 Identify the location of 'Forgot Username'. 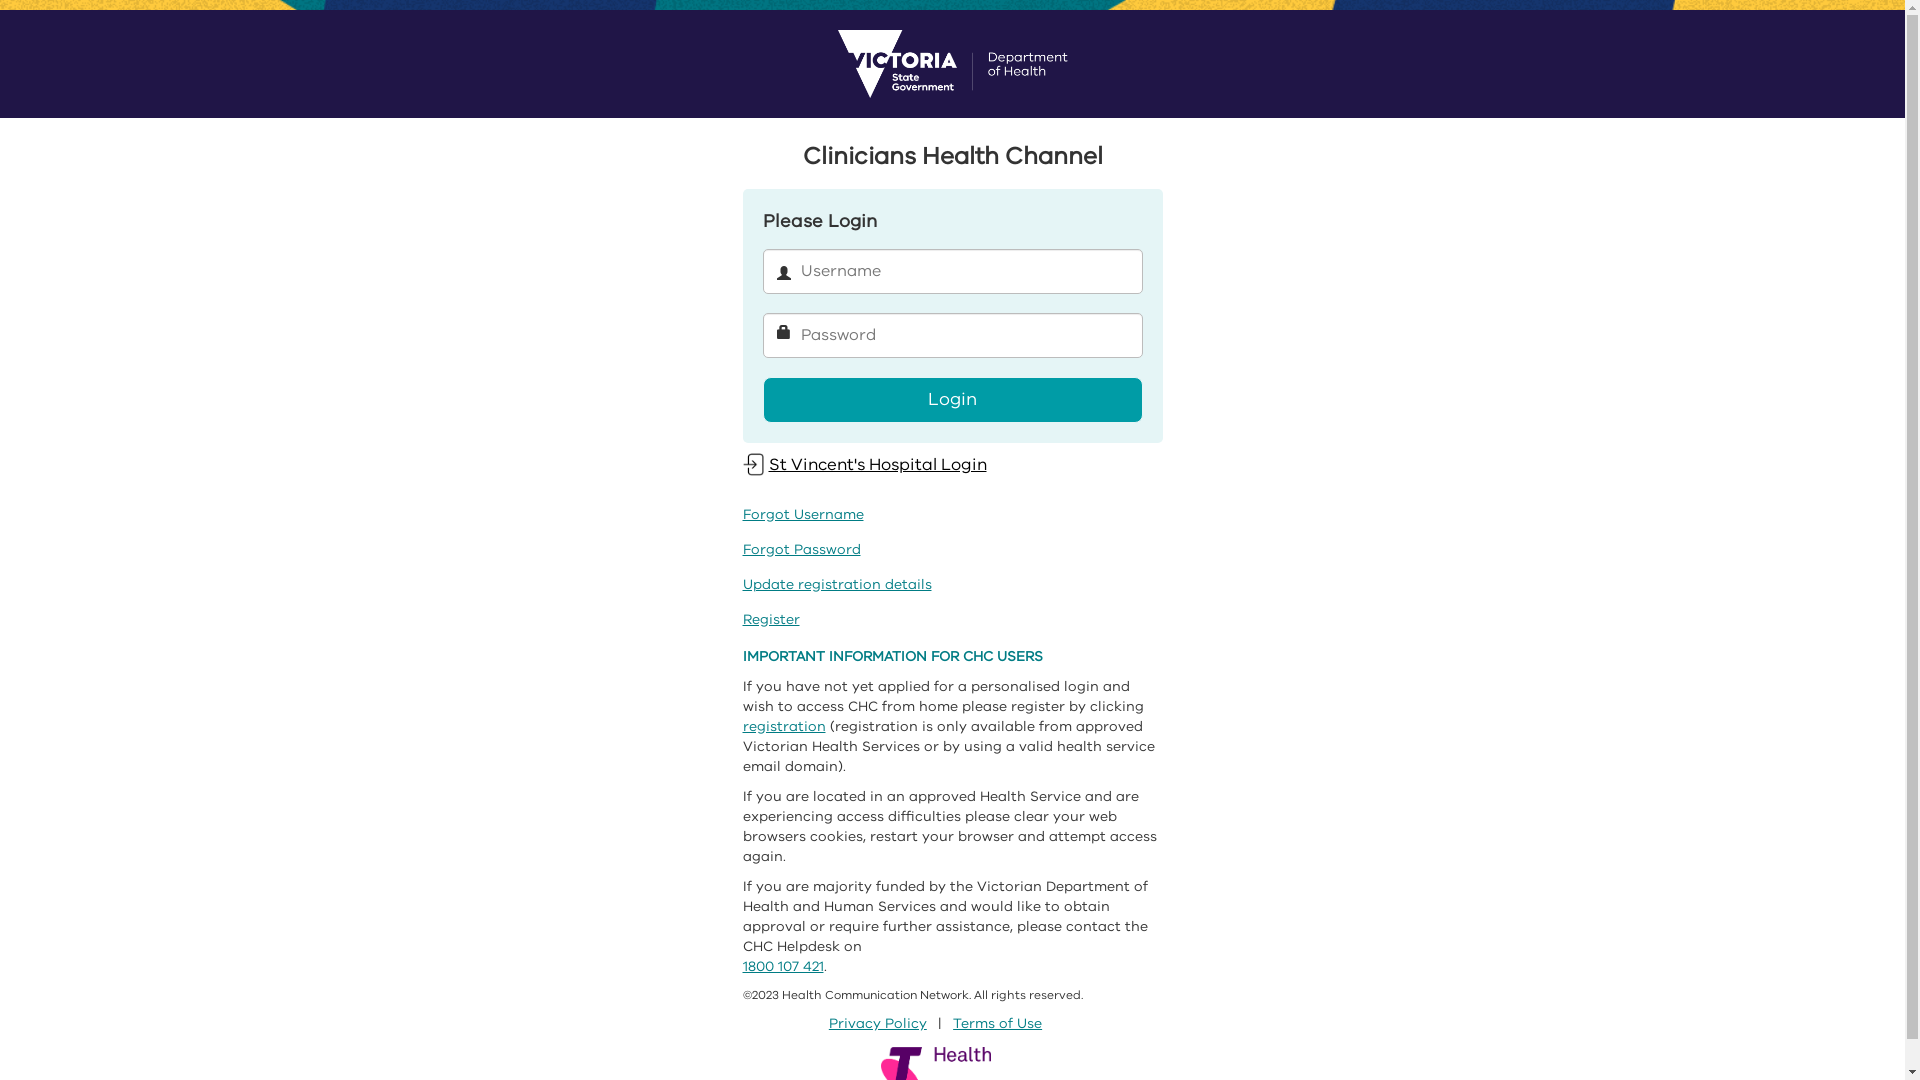
(741, 513).